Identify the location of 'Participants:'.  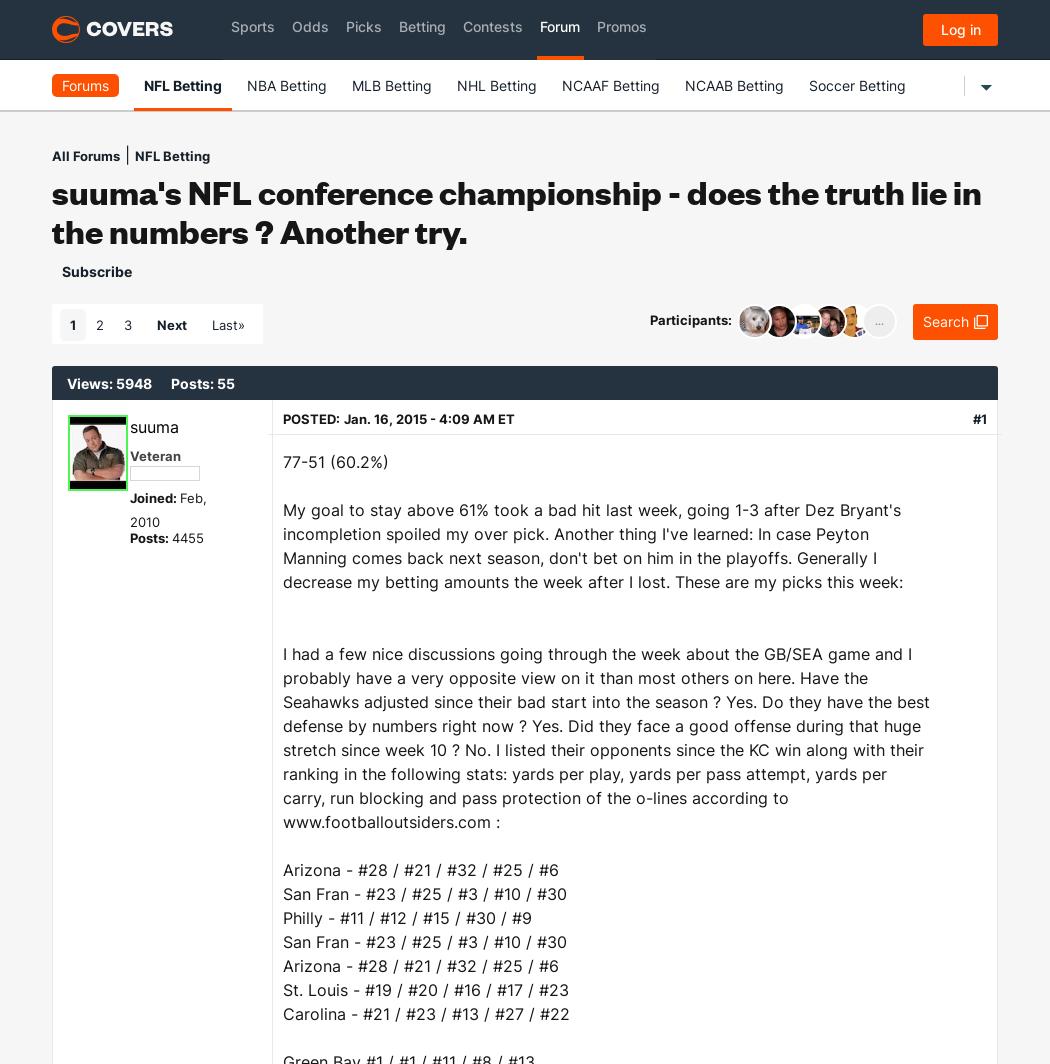
(691, 318).